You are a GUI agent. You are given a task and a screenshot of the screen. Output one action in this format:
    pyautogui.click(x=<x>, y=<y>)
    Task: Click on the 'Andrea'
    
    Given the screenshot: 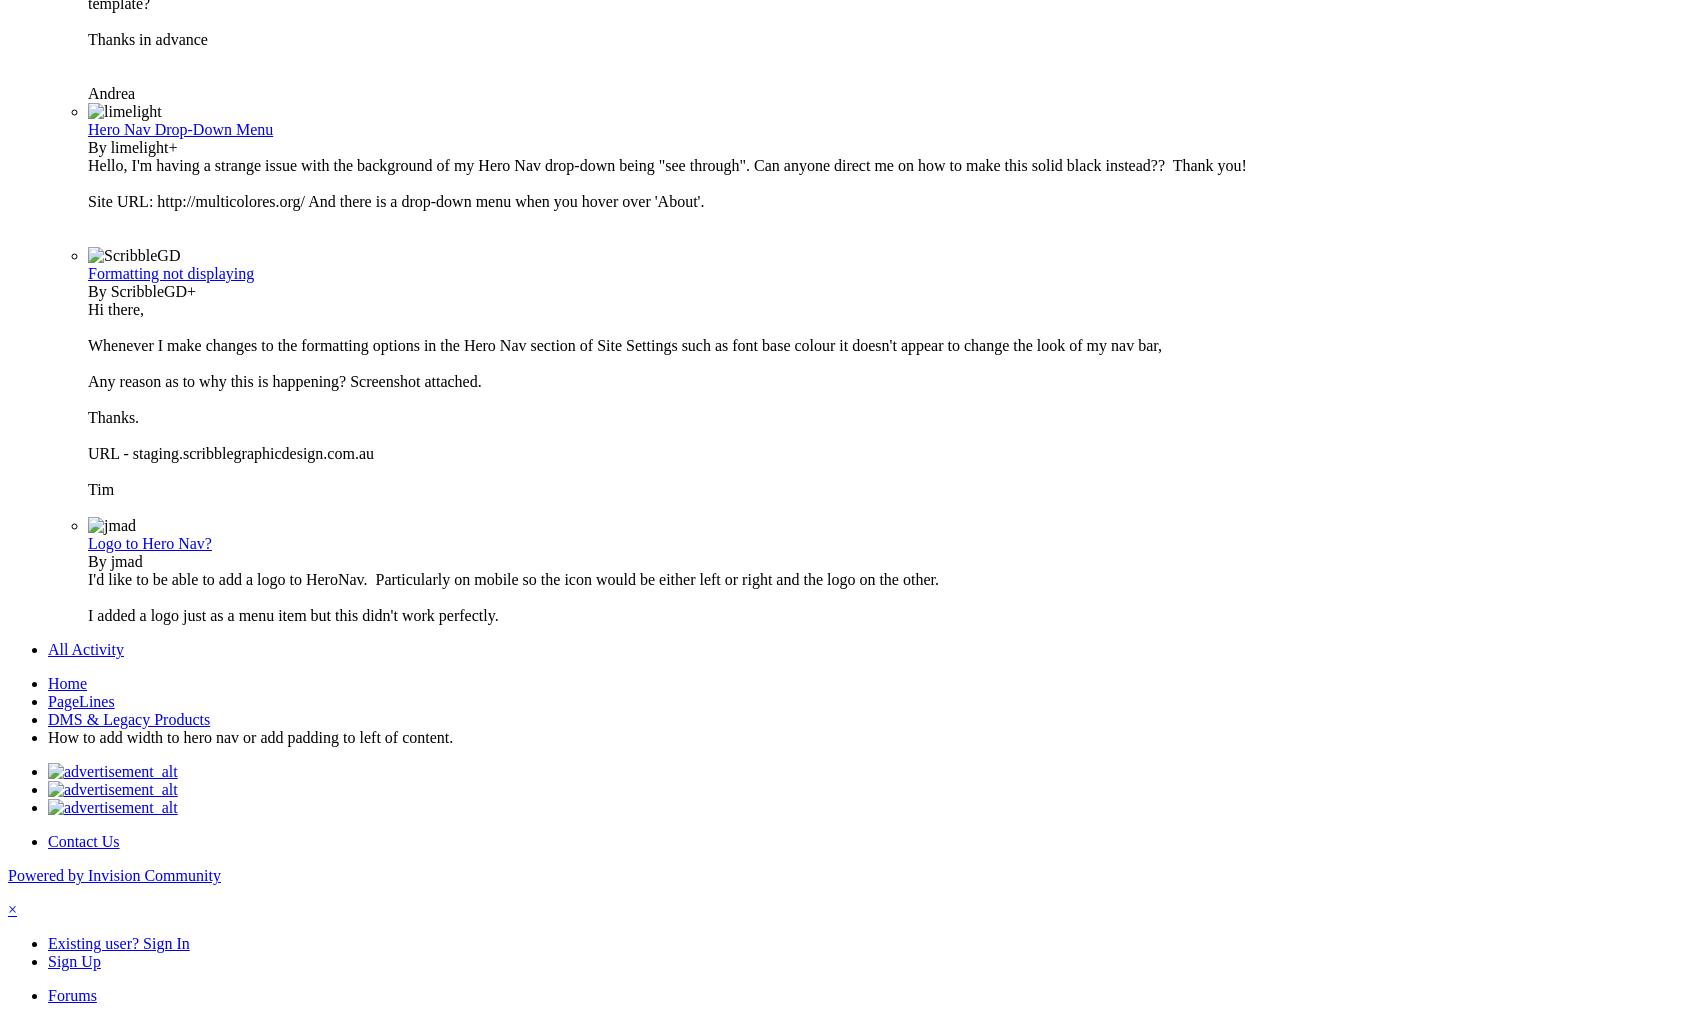 What is the action you would take?
    pyautogui.click(x=111, y=92)
    